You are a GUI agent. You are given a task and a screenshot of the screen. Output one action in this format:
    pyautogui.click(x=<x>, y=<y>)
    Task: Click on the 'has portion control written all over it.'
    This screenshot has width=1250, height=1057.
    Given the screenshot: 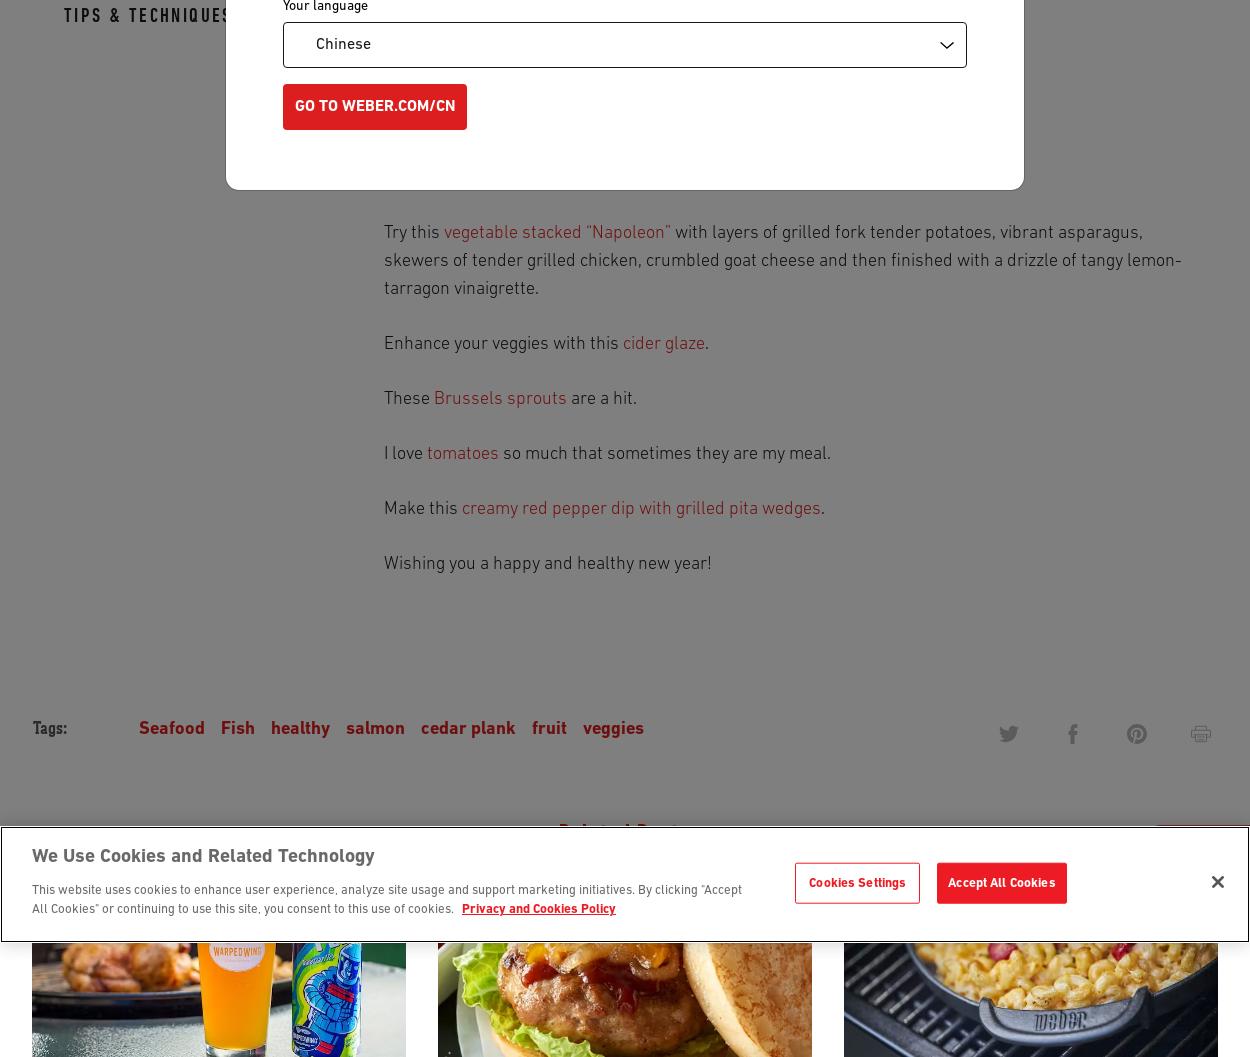 What is the action you would take?
    pyautogui.click(x=691, y=178)
    